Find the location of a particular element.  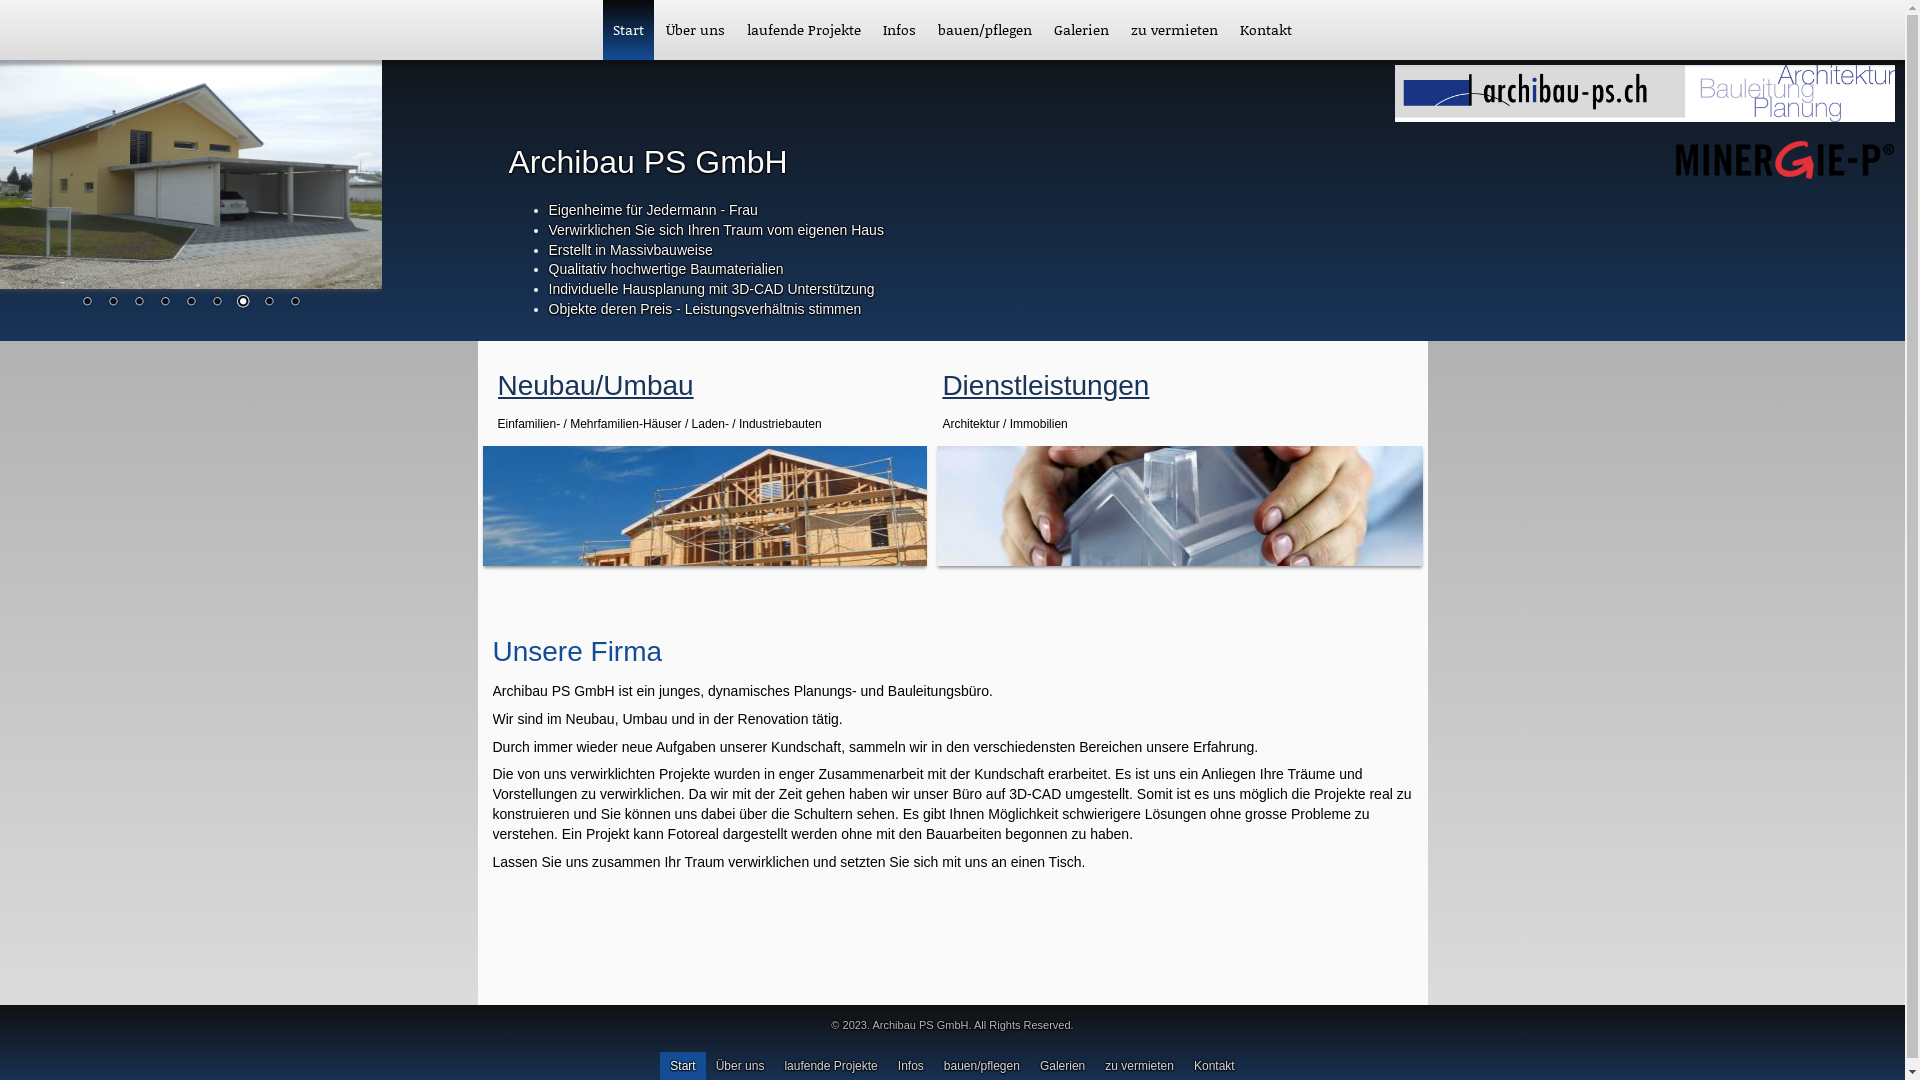

'8' is located at coordinates (267, 303).